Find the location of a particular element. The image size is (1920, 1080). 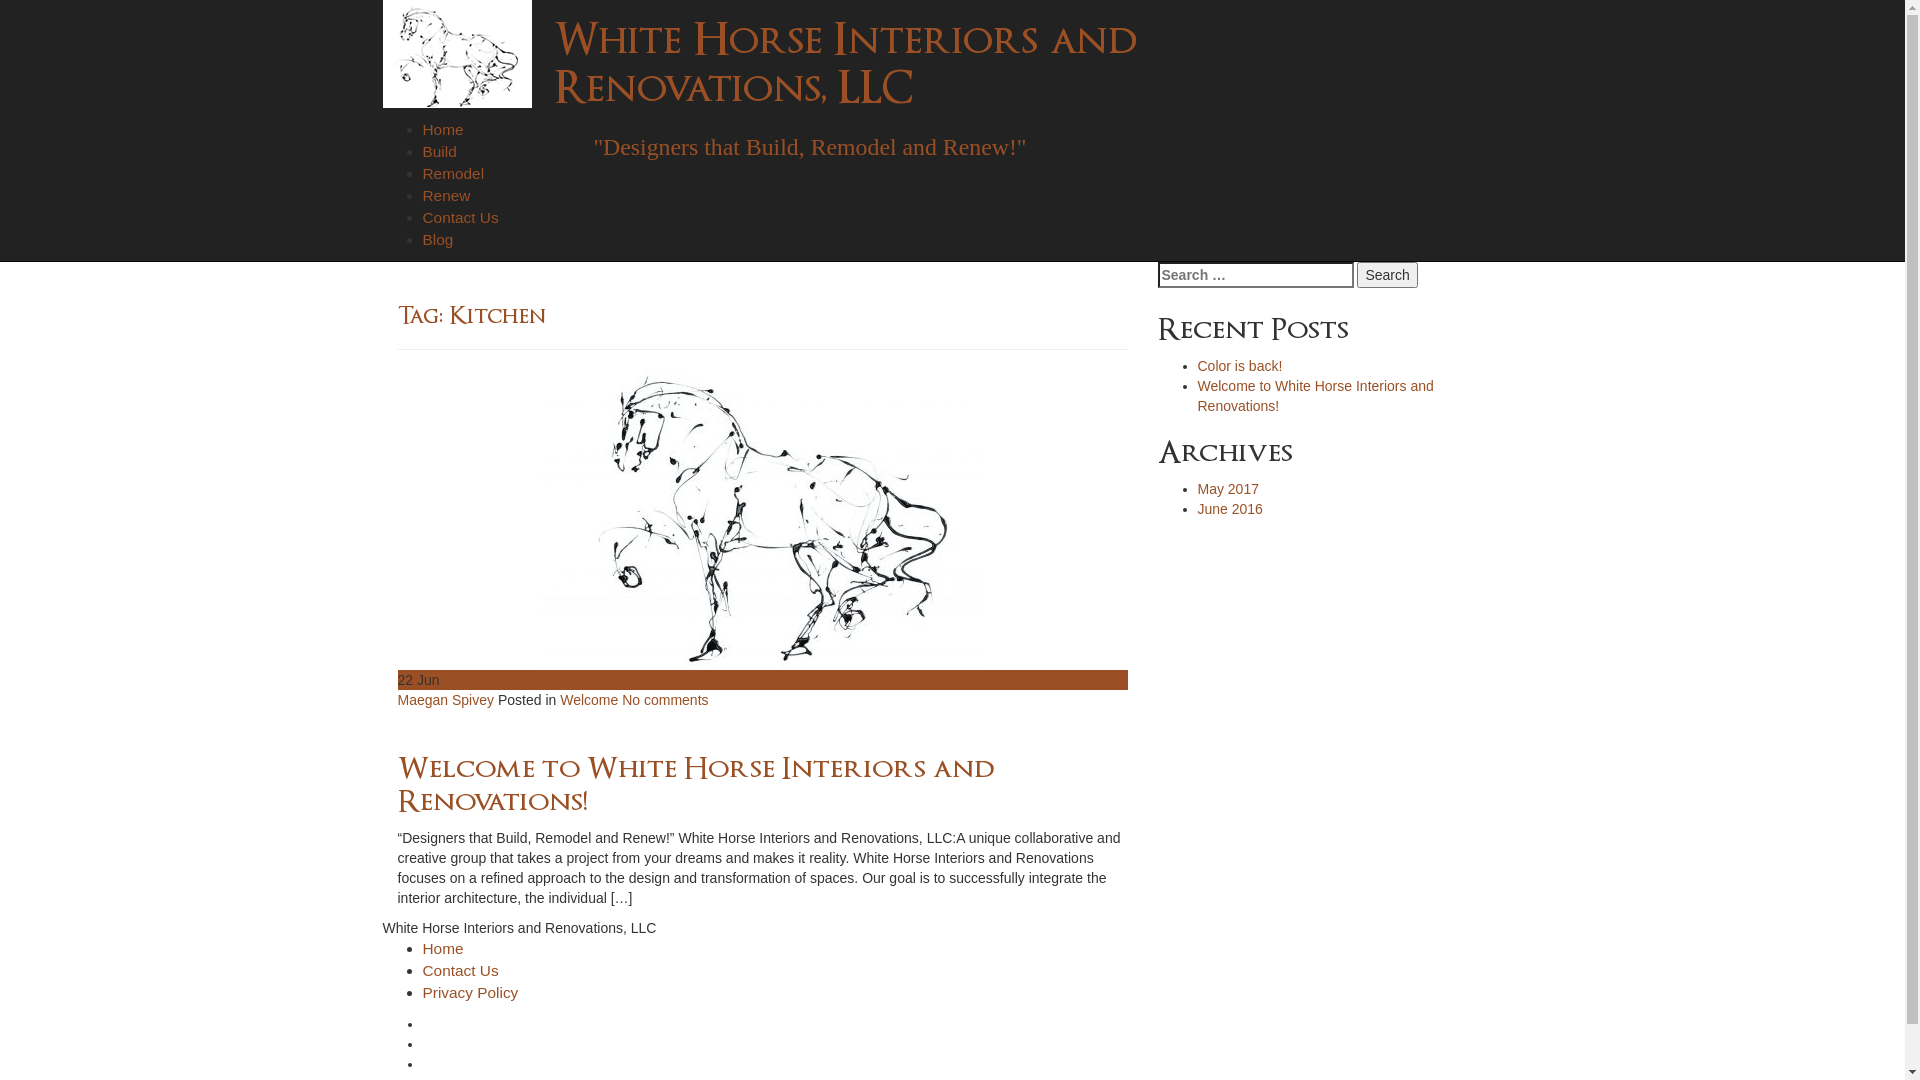

'Contact Us' is located at coordinates (459, 217).